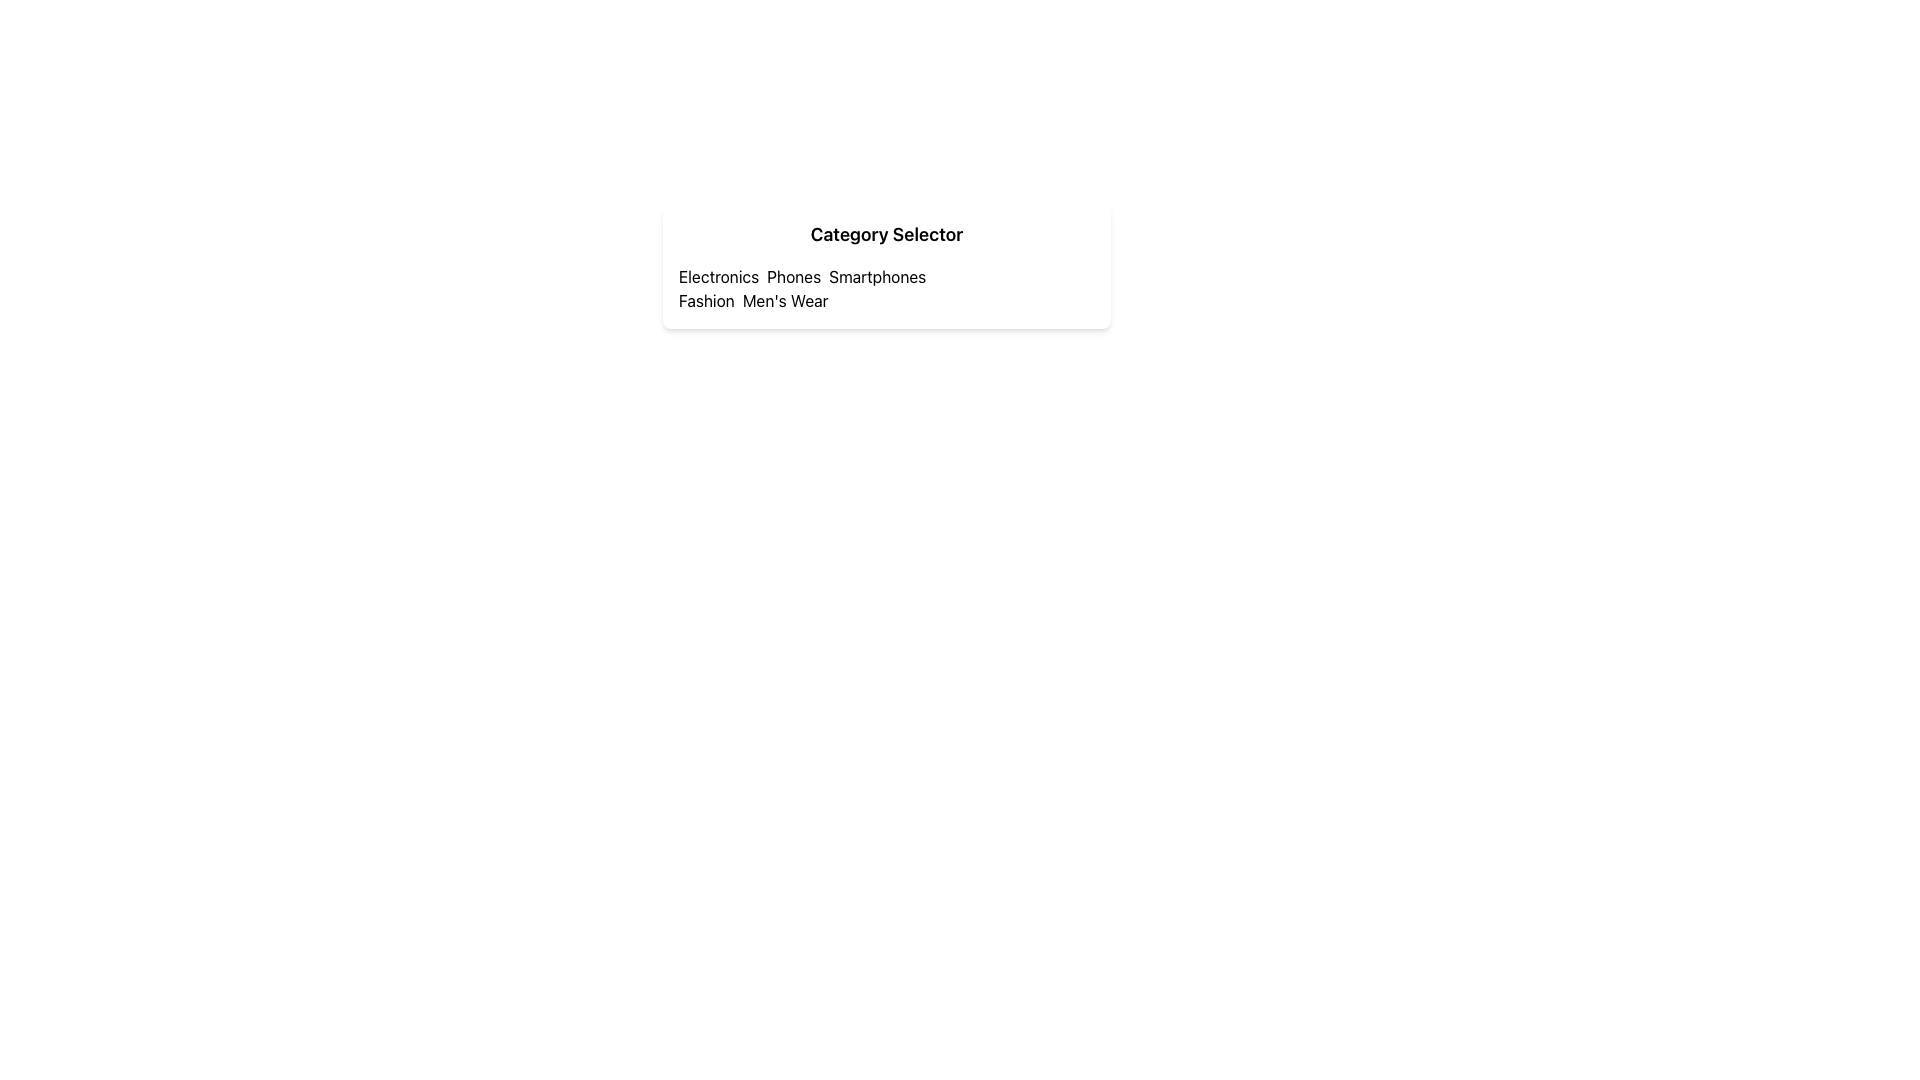 This screenshot has height=1080, width=1920. What do you see at coordinates (877, 277) in the screenshot?
I see `the text label that serves as a category or subsection label, positioned below the 'Electronics' category and following the word 'Phones', if it is a hyperlink` at bounding box center [877, 277].